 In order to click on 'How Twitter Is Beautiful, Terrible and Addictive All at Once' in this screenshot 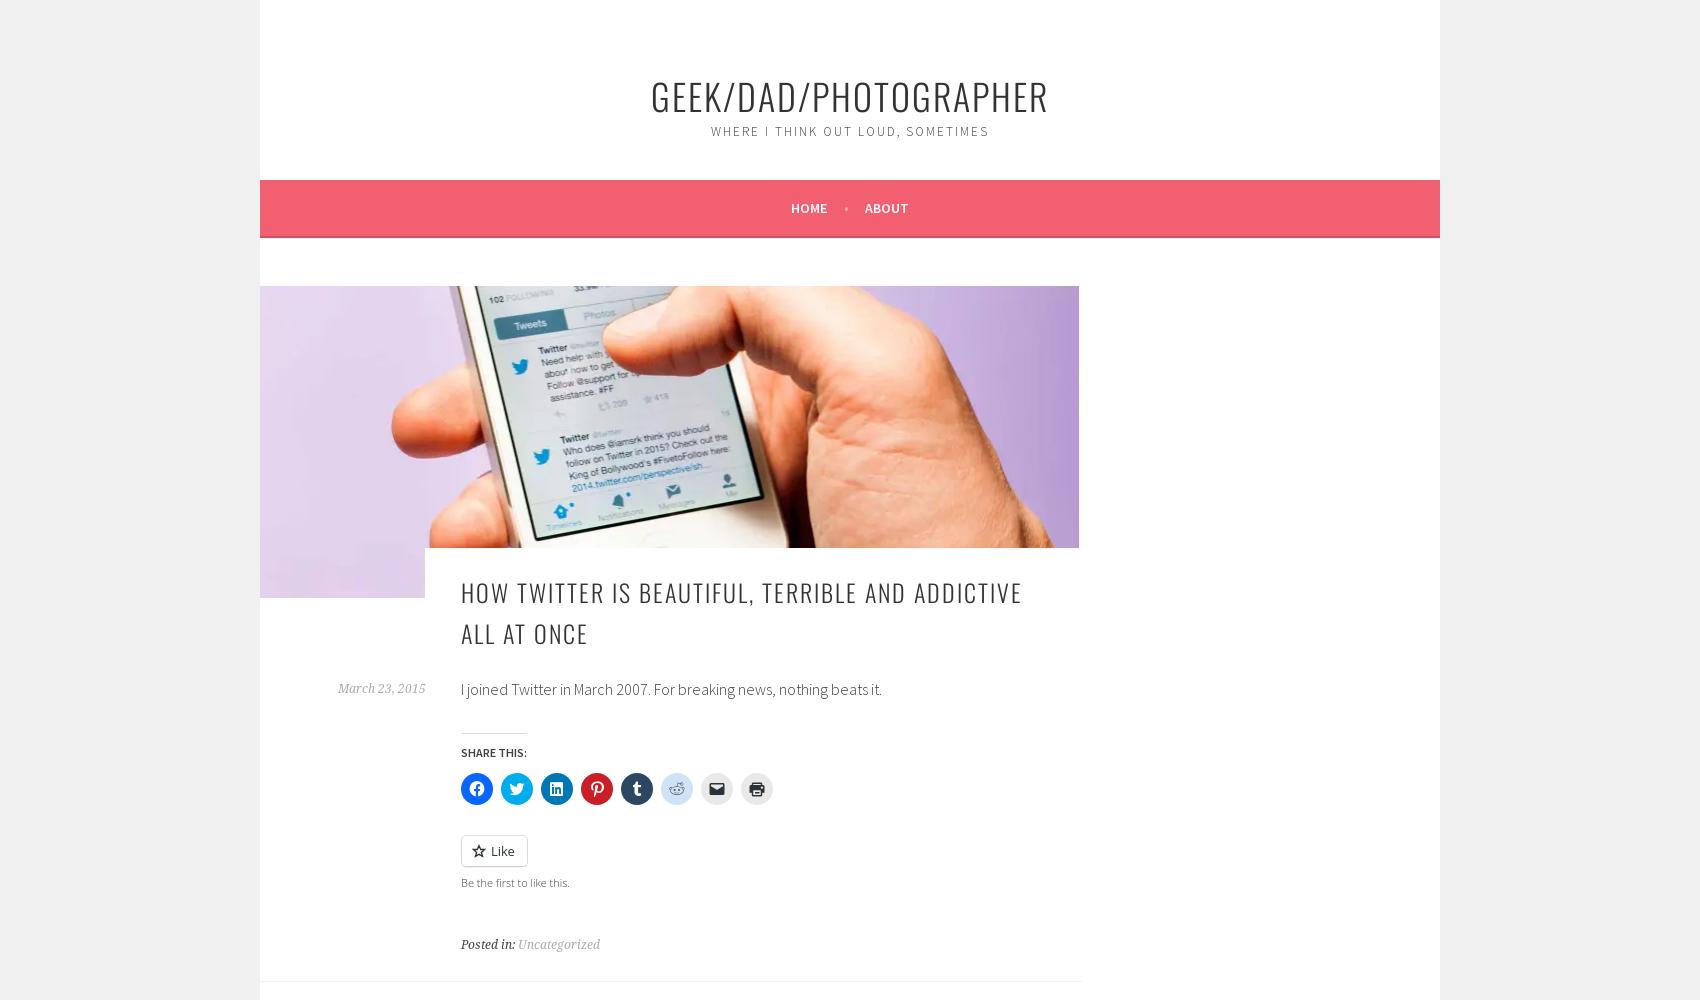, I will do `click(742, 610)`.